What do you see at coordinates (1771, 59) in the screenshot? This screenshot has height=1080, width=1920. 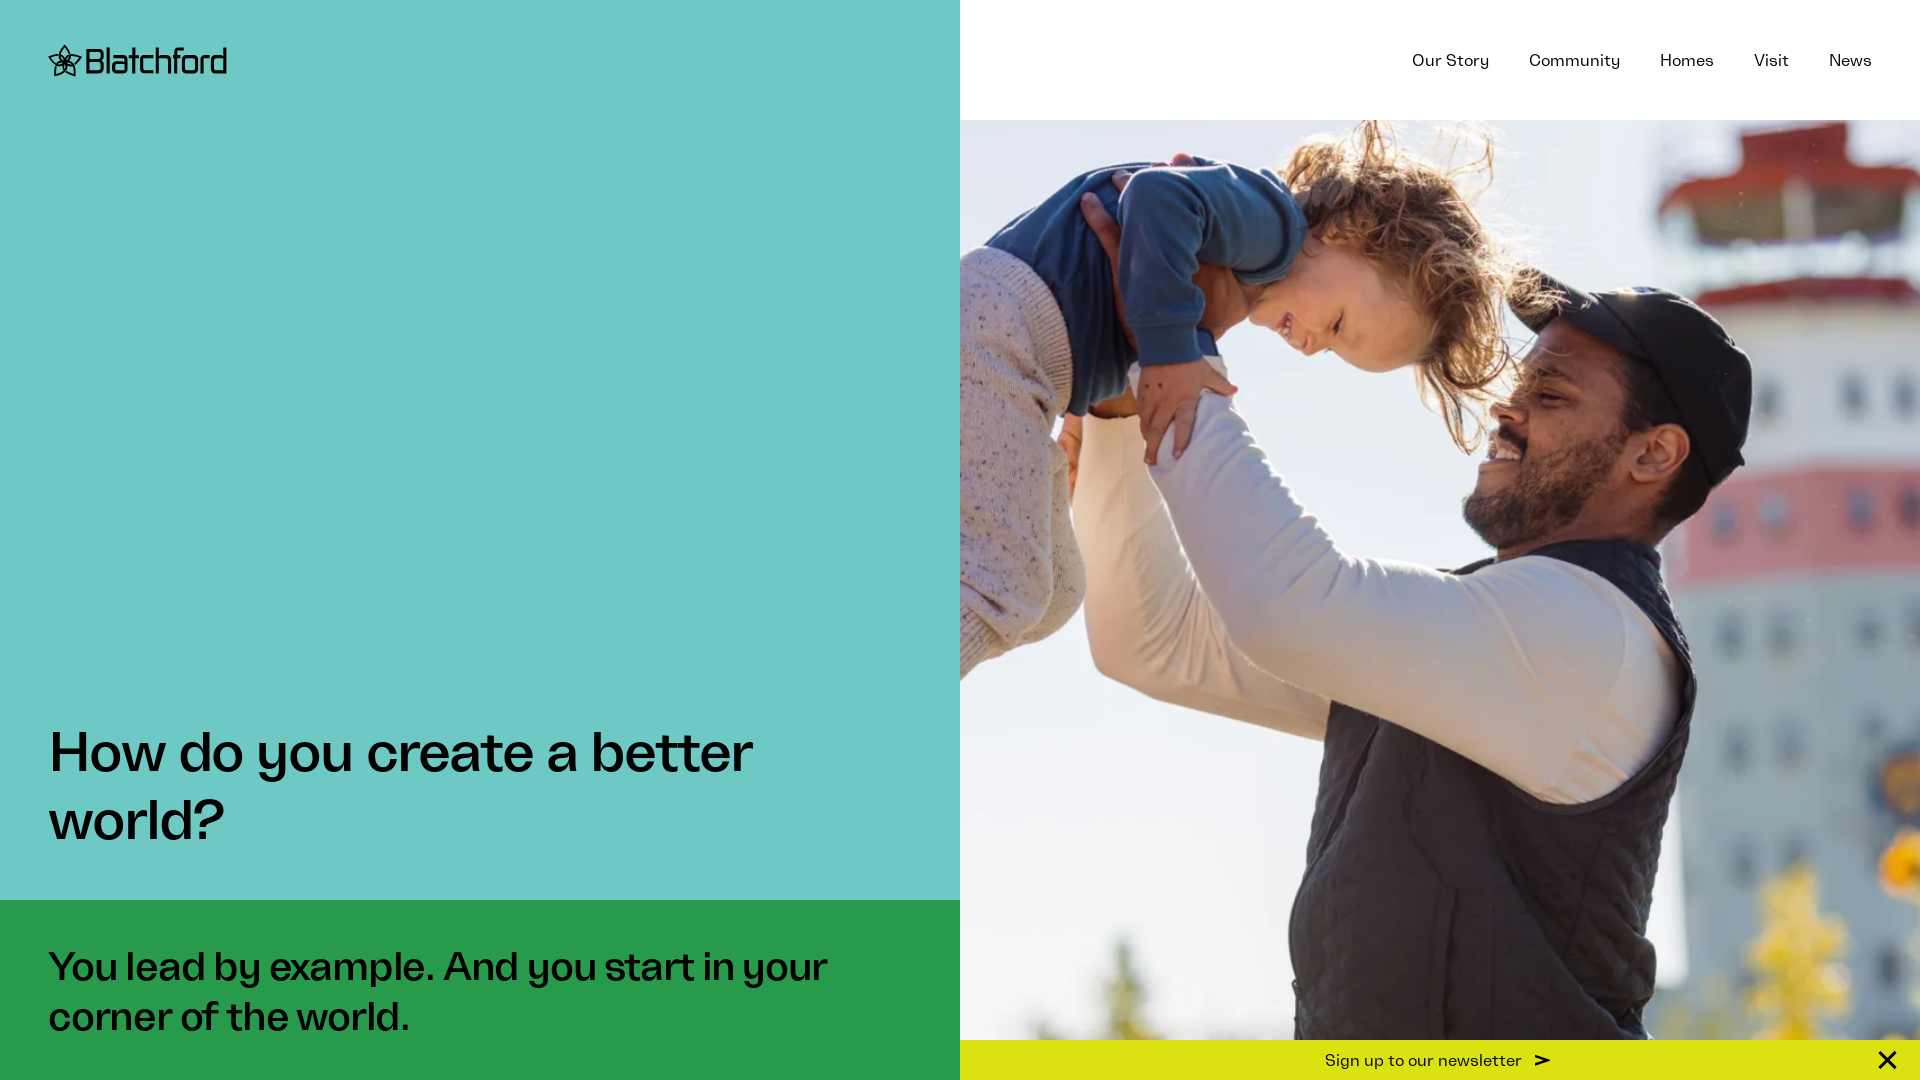 I see `'Visit'` at bounding box center [1771, 59].